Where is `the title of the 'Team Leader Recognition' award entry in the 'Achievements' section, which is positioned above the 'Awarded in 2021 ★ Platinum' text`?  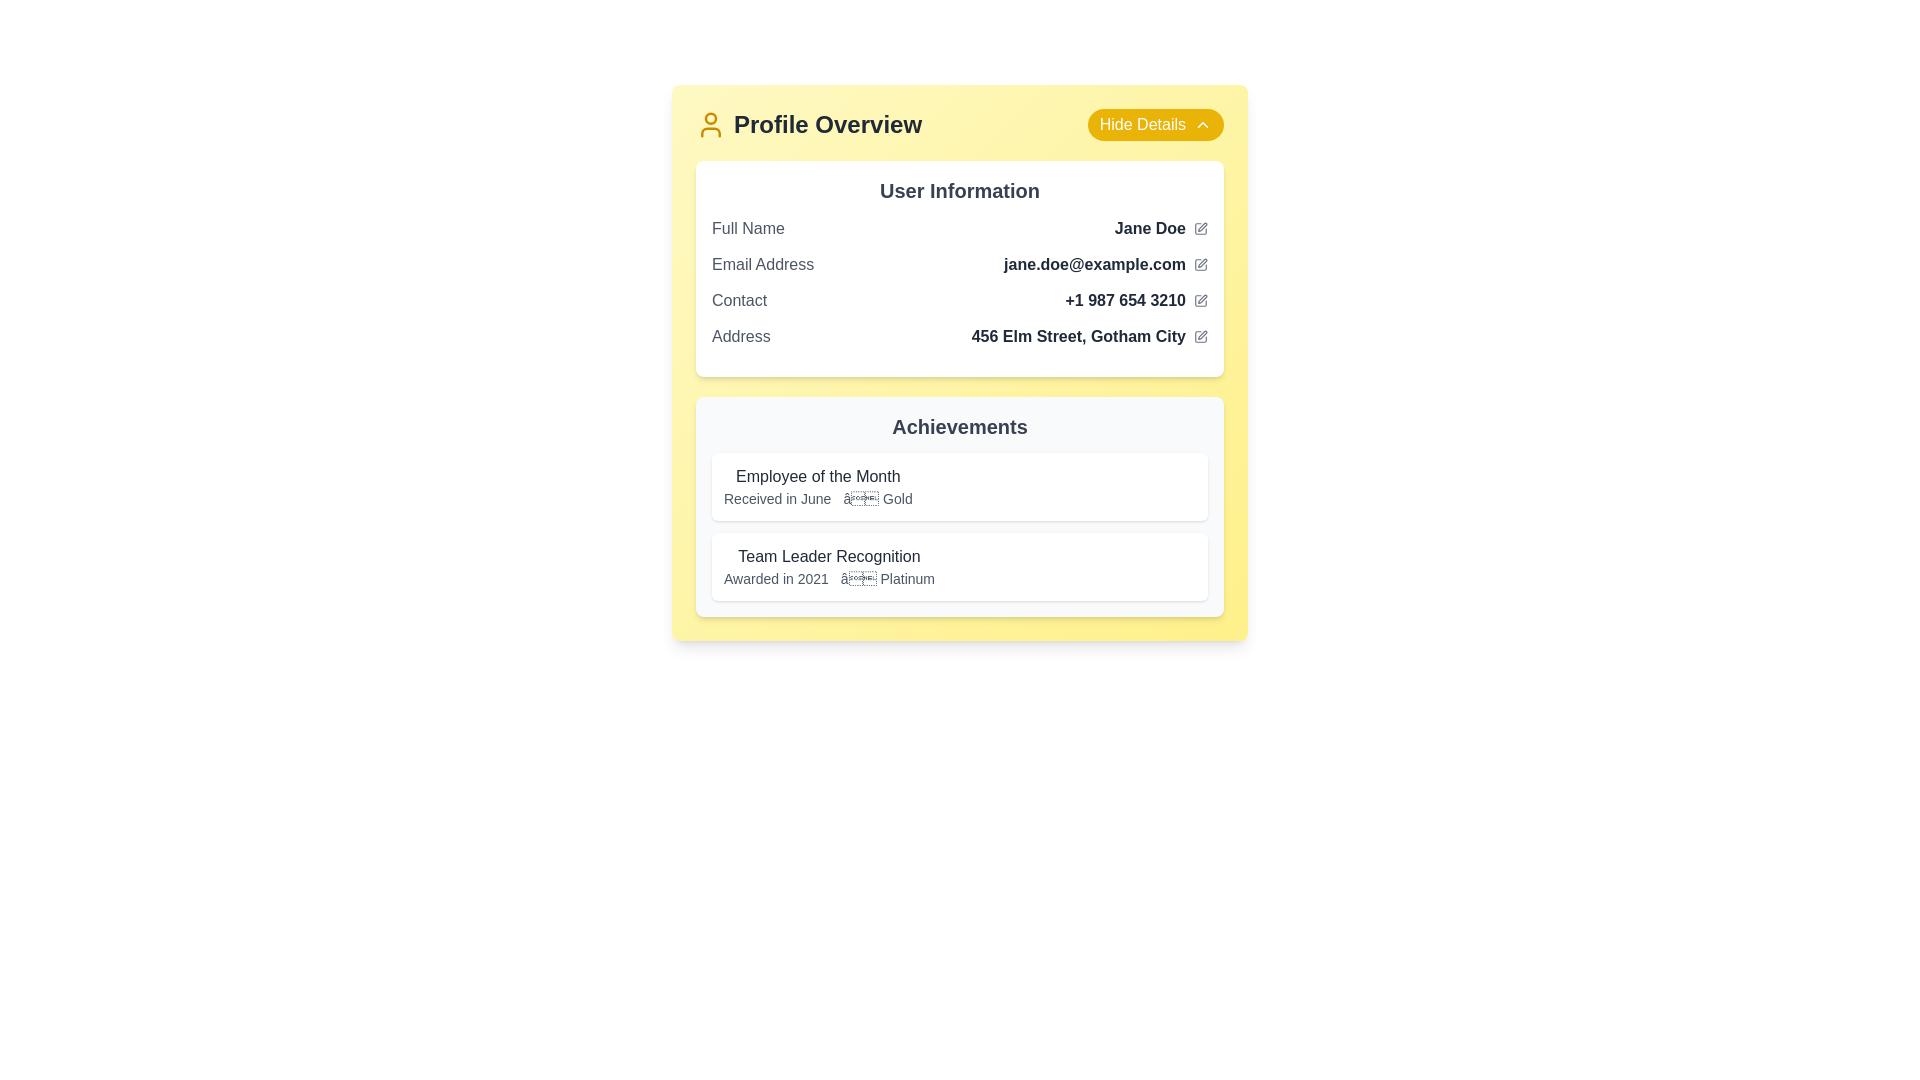
the title of the 'Team Leader Recognition' award entry in the 'Achievements' section, which is positioned above the 'Awarded in 2021 ★ Platinum' text is located at coordinates (829, 556).